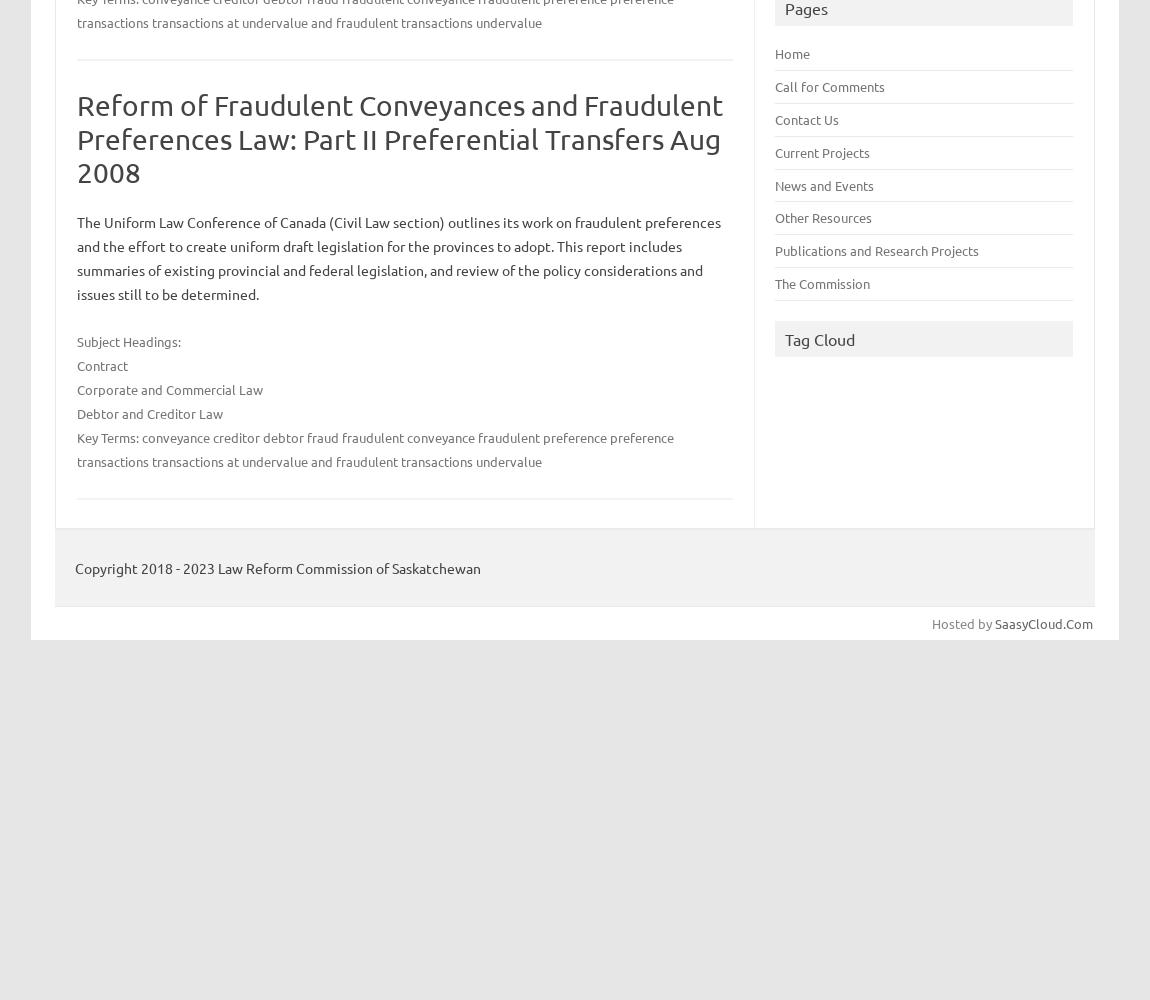 This screenshot has height=1000, width=1150. Describe the element at coordinates (75, 155) in the screenshot. I see `'Aug 2008'` at that location.